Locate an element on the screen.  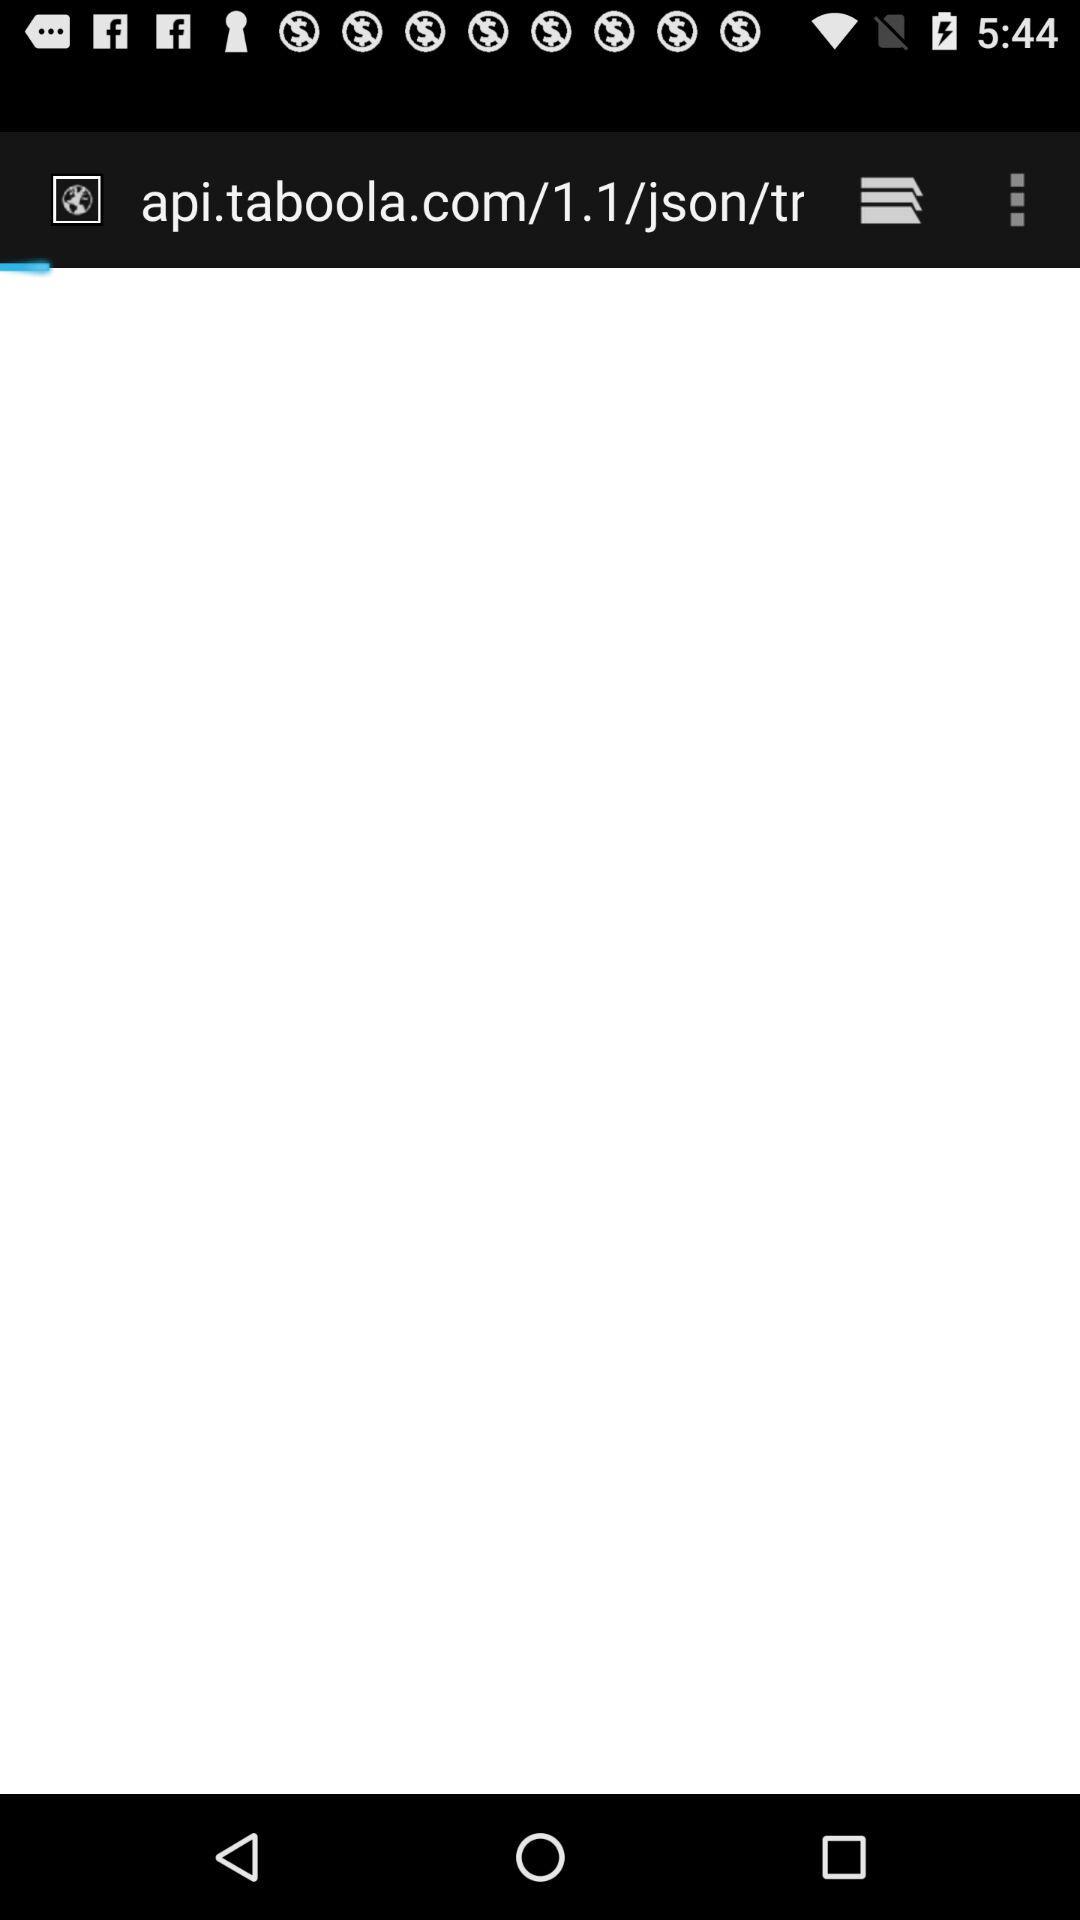
the title of the page is located at coordinates (456, 168).